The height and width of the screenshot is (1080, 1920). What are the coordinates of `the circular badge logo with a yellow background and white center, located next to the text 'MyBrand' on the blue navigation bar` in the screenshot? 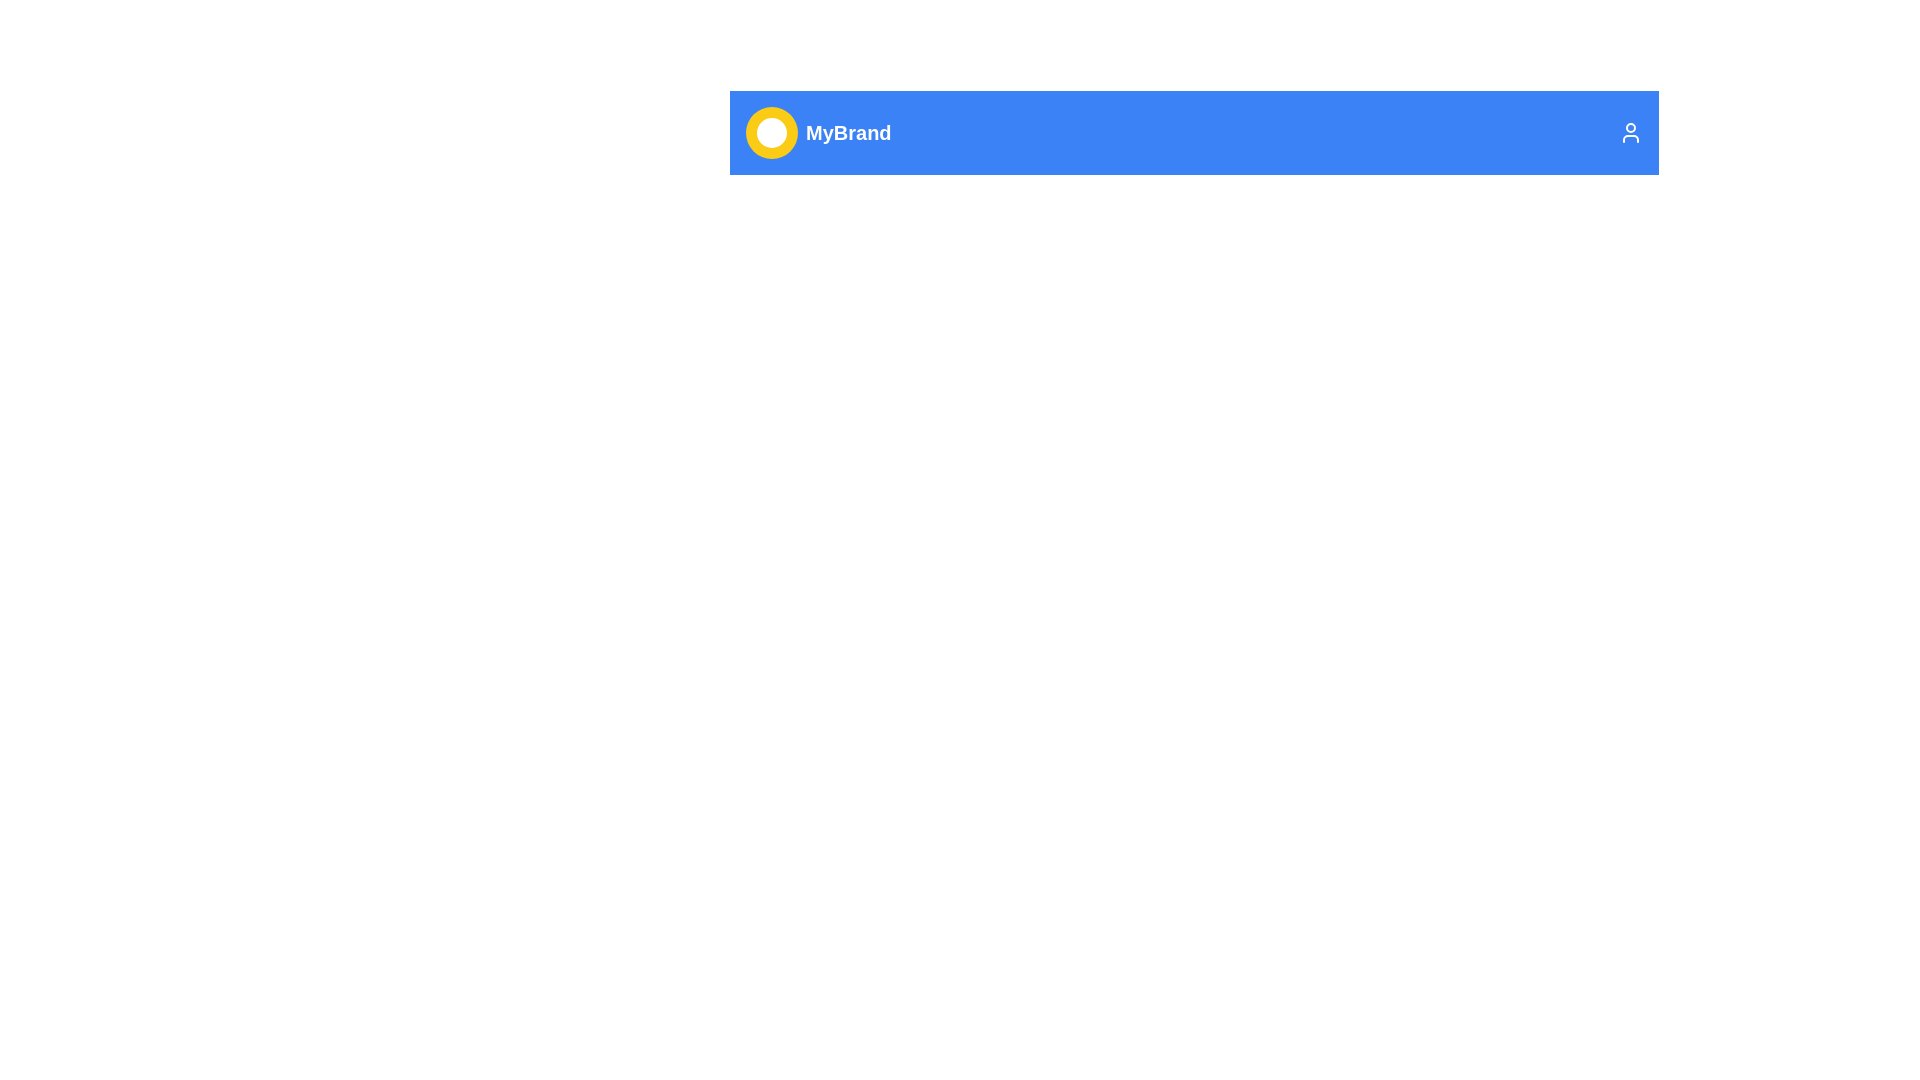 It's located at (771, 132).